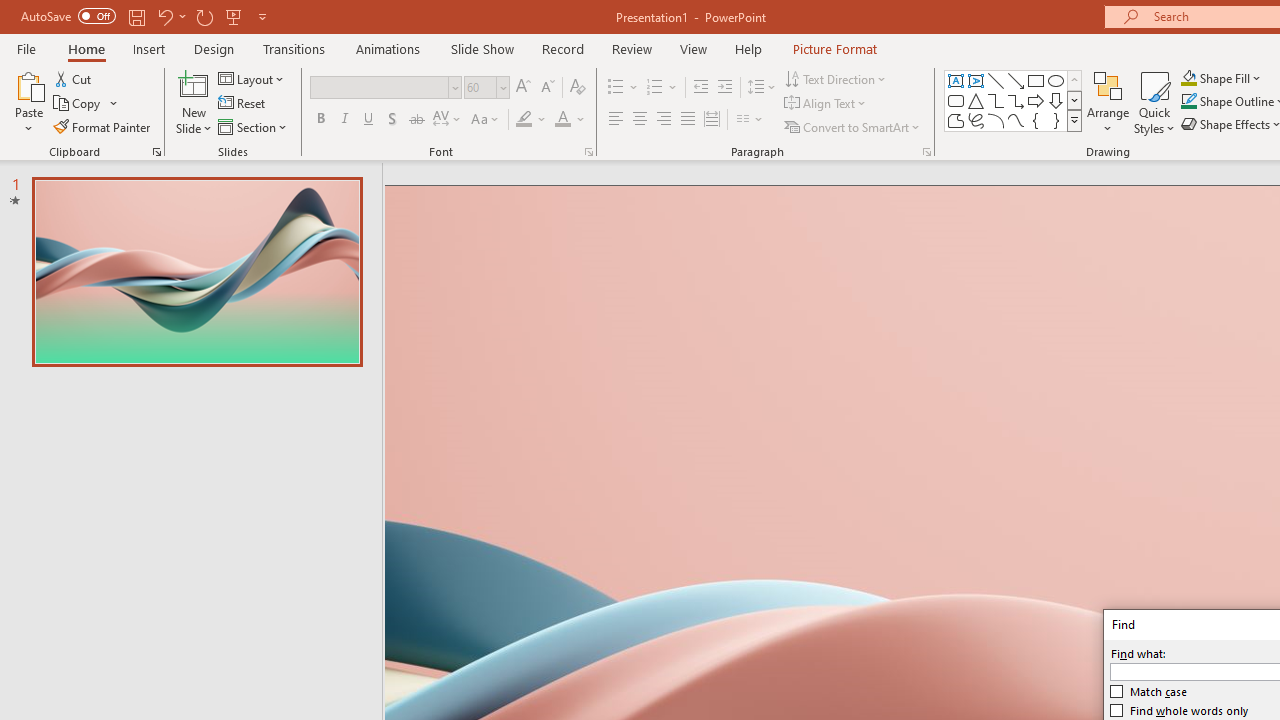 The height and width of the screenshot is (720, 1280). Describe the element at coordinates (1036, 120) in the screenshot. I see `'Left Brace'` at that location.